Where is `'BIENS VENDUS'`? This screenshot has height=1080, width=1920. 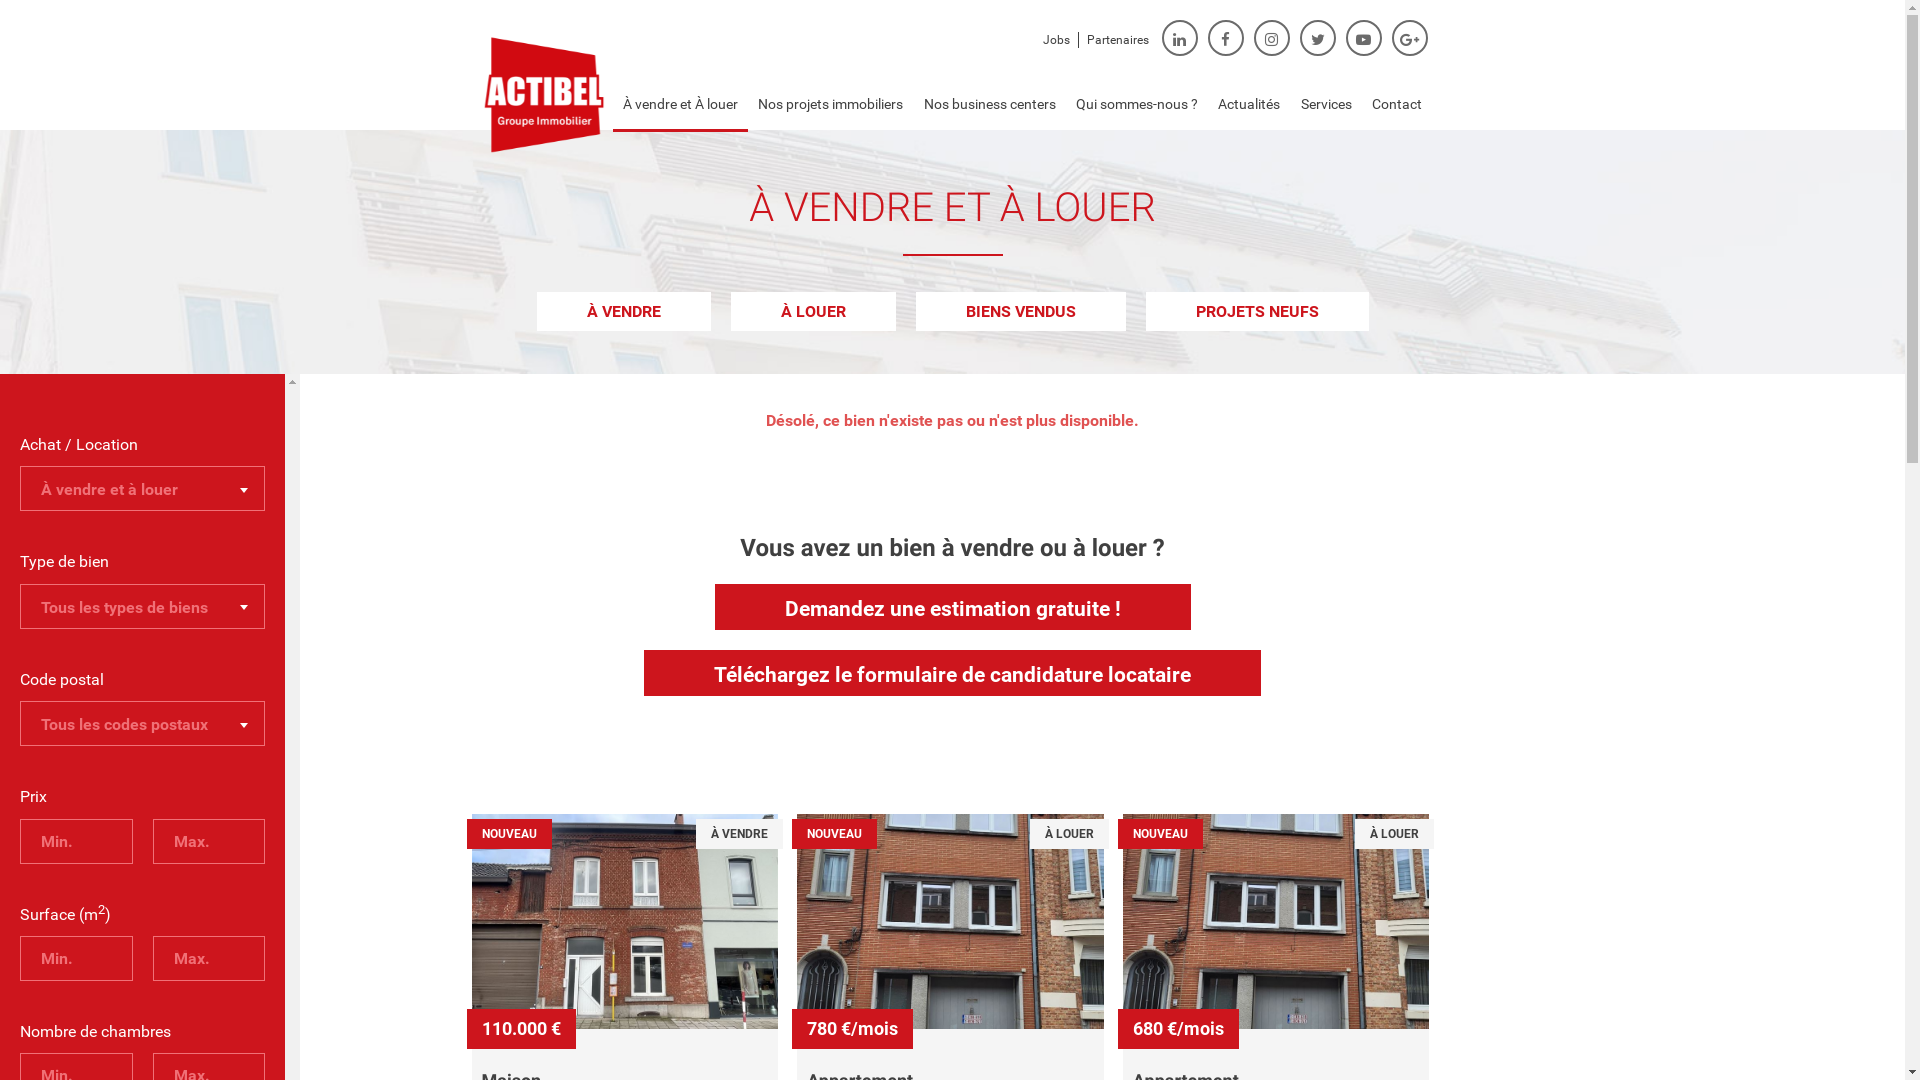 'BIENS VENDUS' is located at coordinates (915, 311).